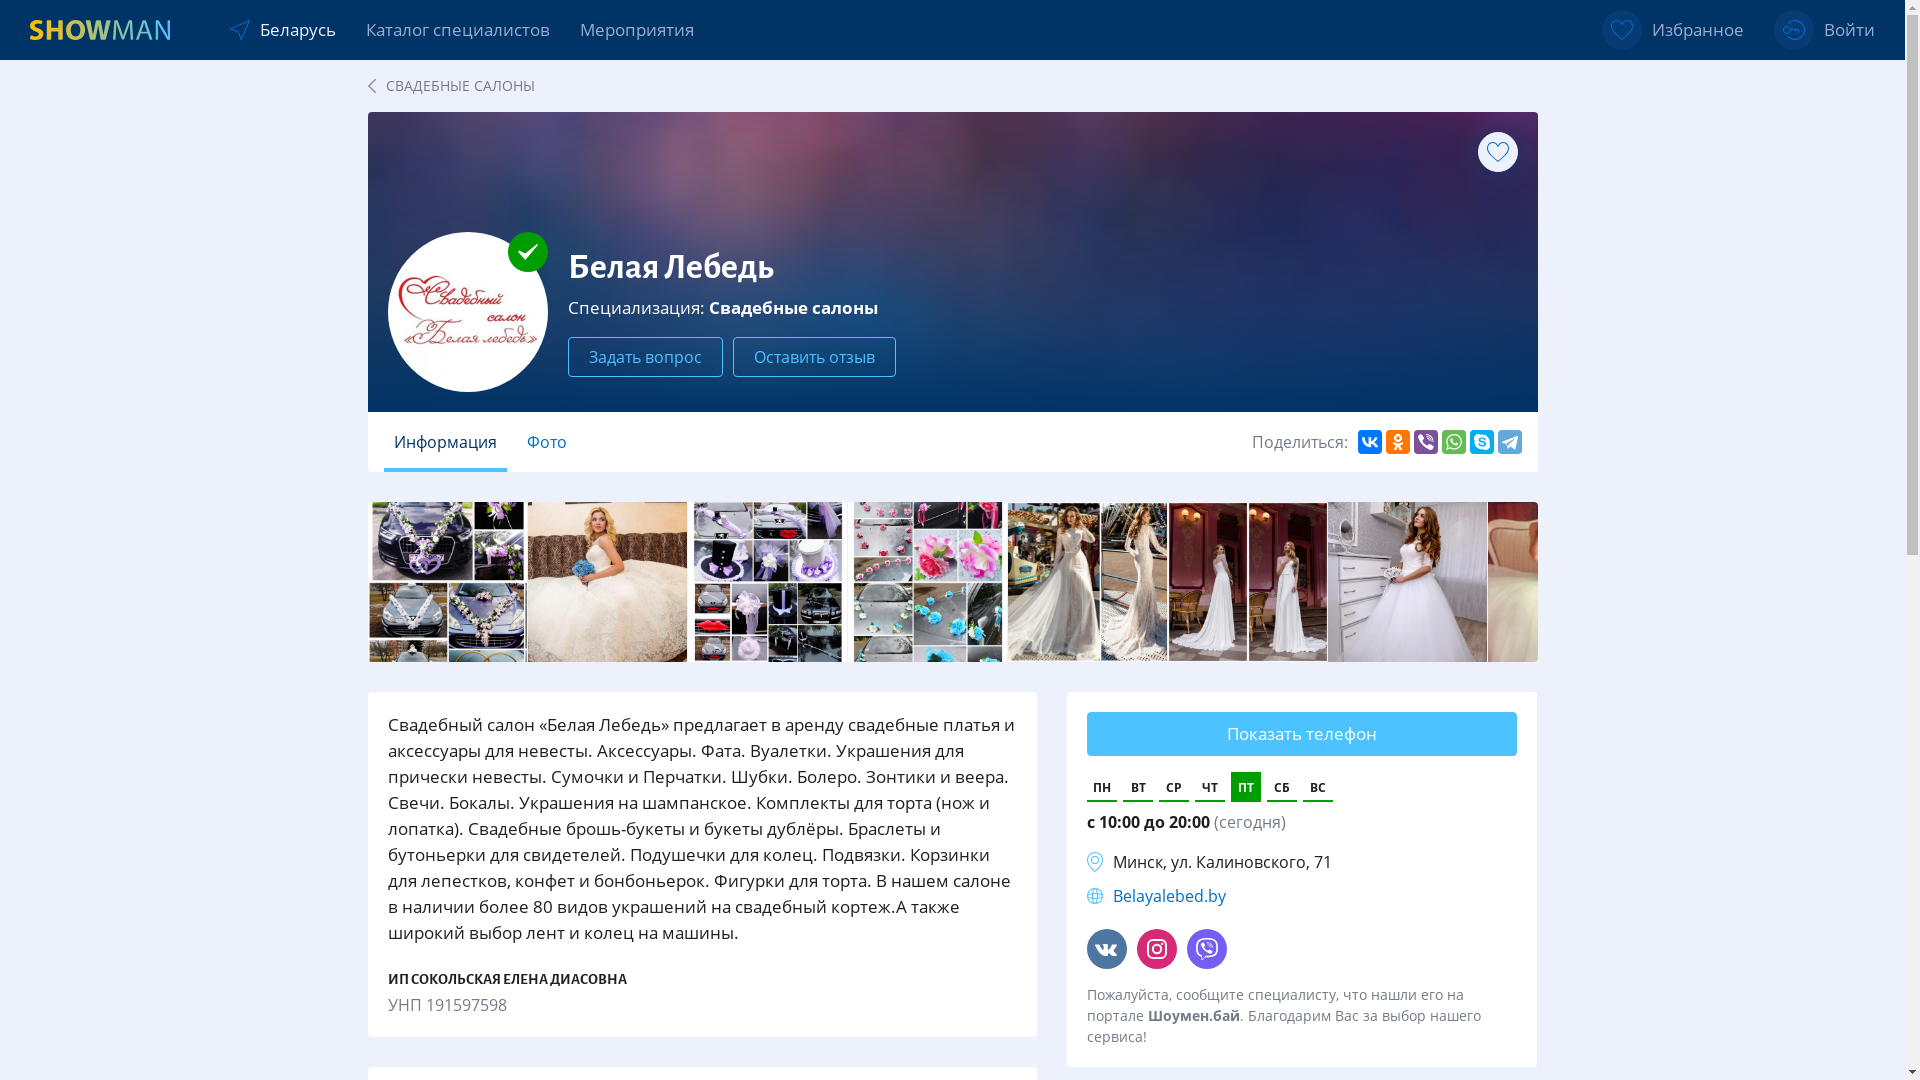 This screenshot has width=1920, height=1080. I want to click on 'Viber', so click(1424, 441).